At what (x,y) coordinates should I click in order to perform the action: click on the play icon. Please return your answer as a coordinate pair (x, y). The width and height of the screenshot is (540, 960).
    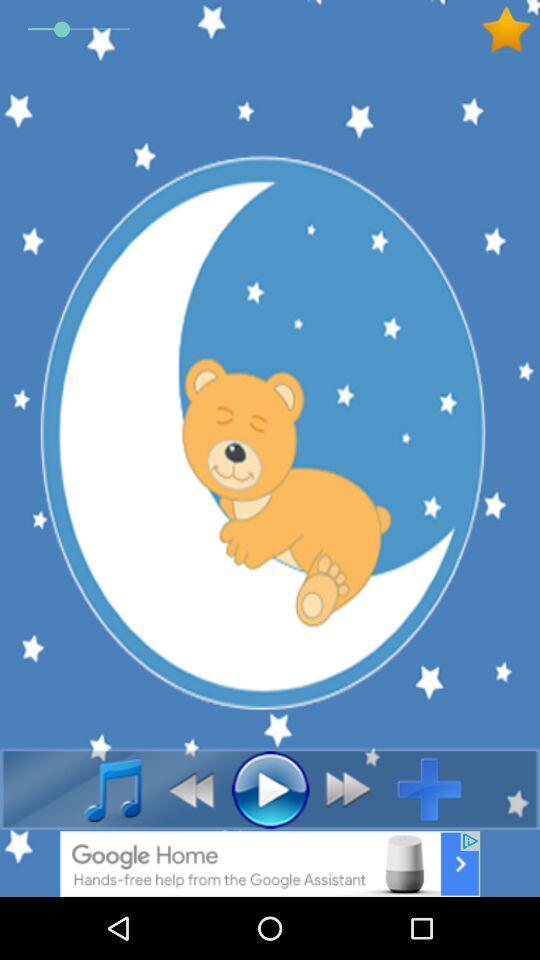
    Looking at the image, I should click on (270, 789).